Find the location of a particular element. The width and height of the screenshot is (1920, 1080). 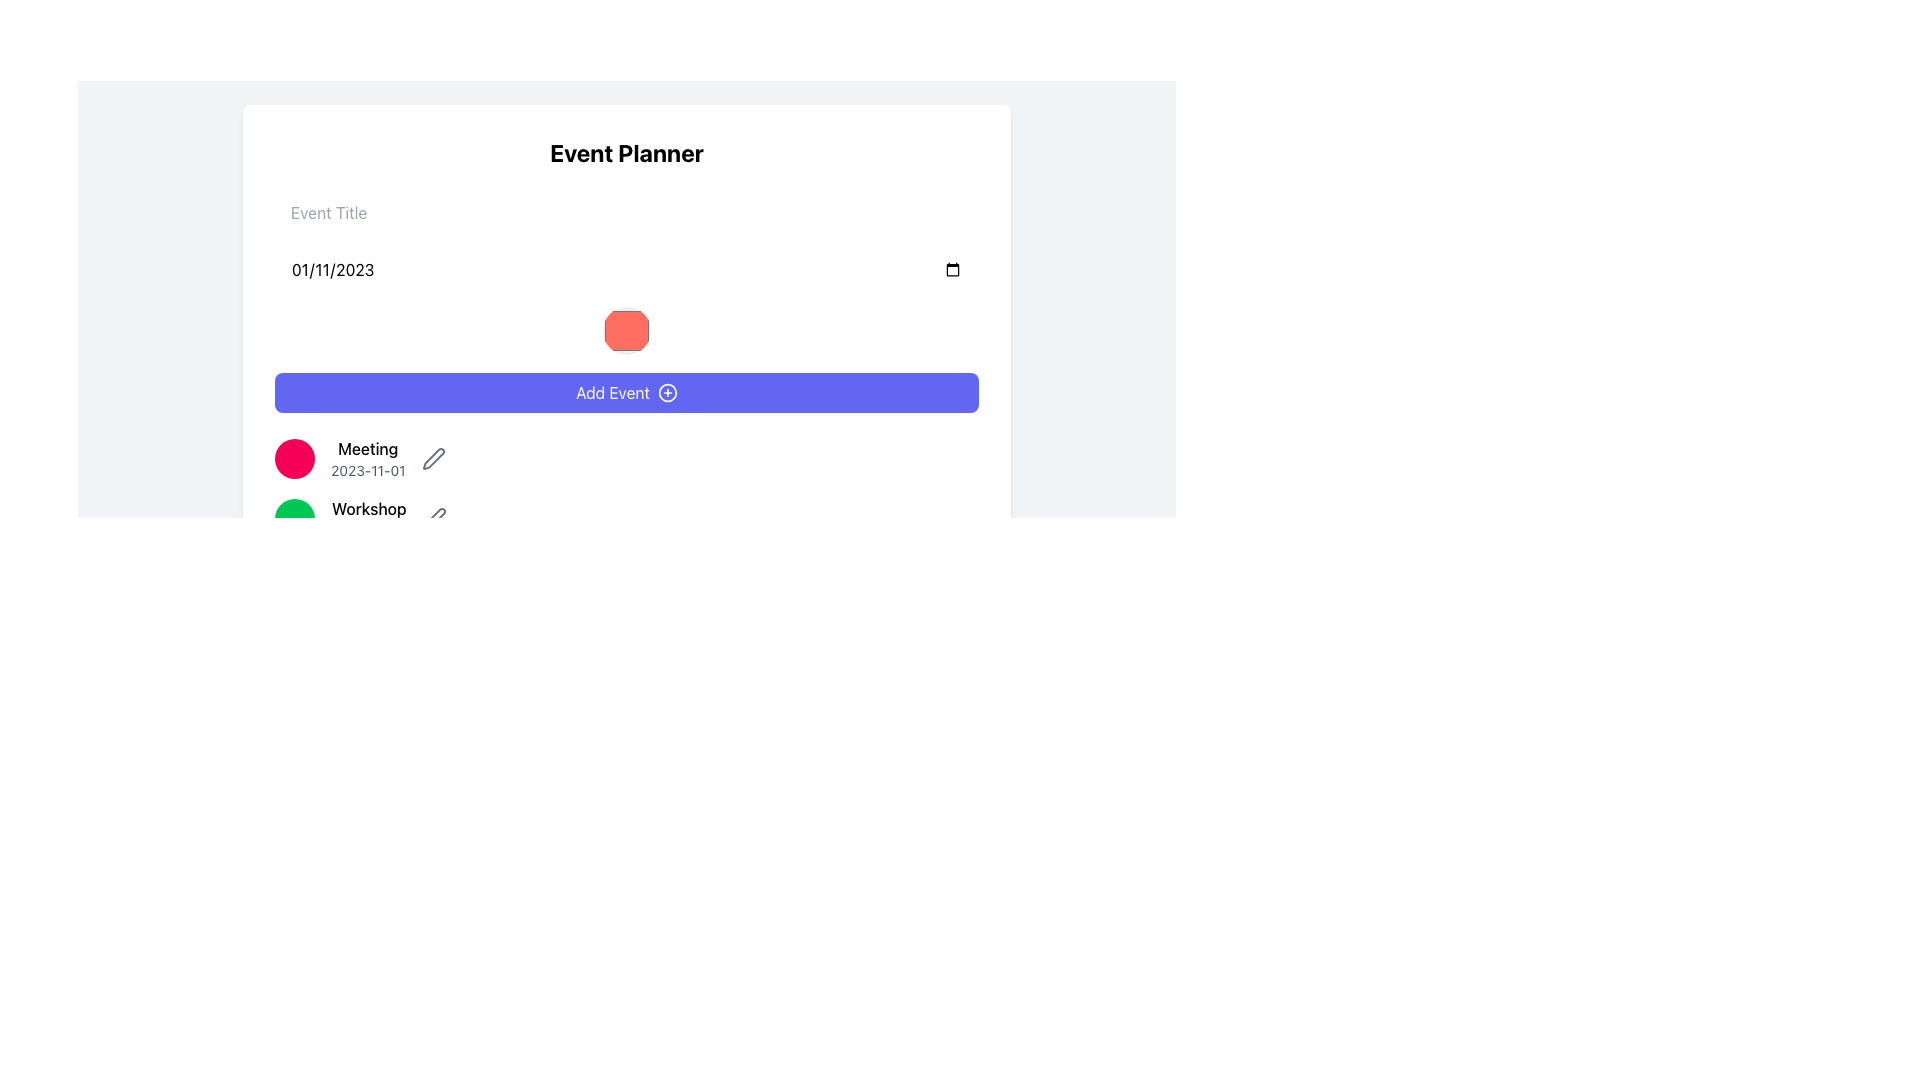

the static text label displaying the date '2023-11-01', which is aligned under the 'Meeting' label is located at coordinates (368, 470).